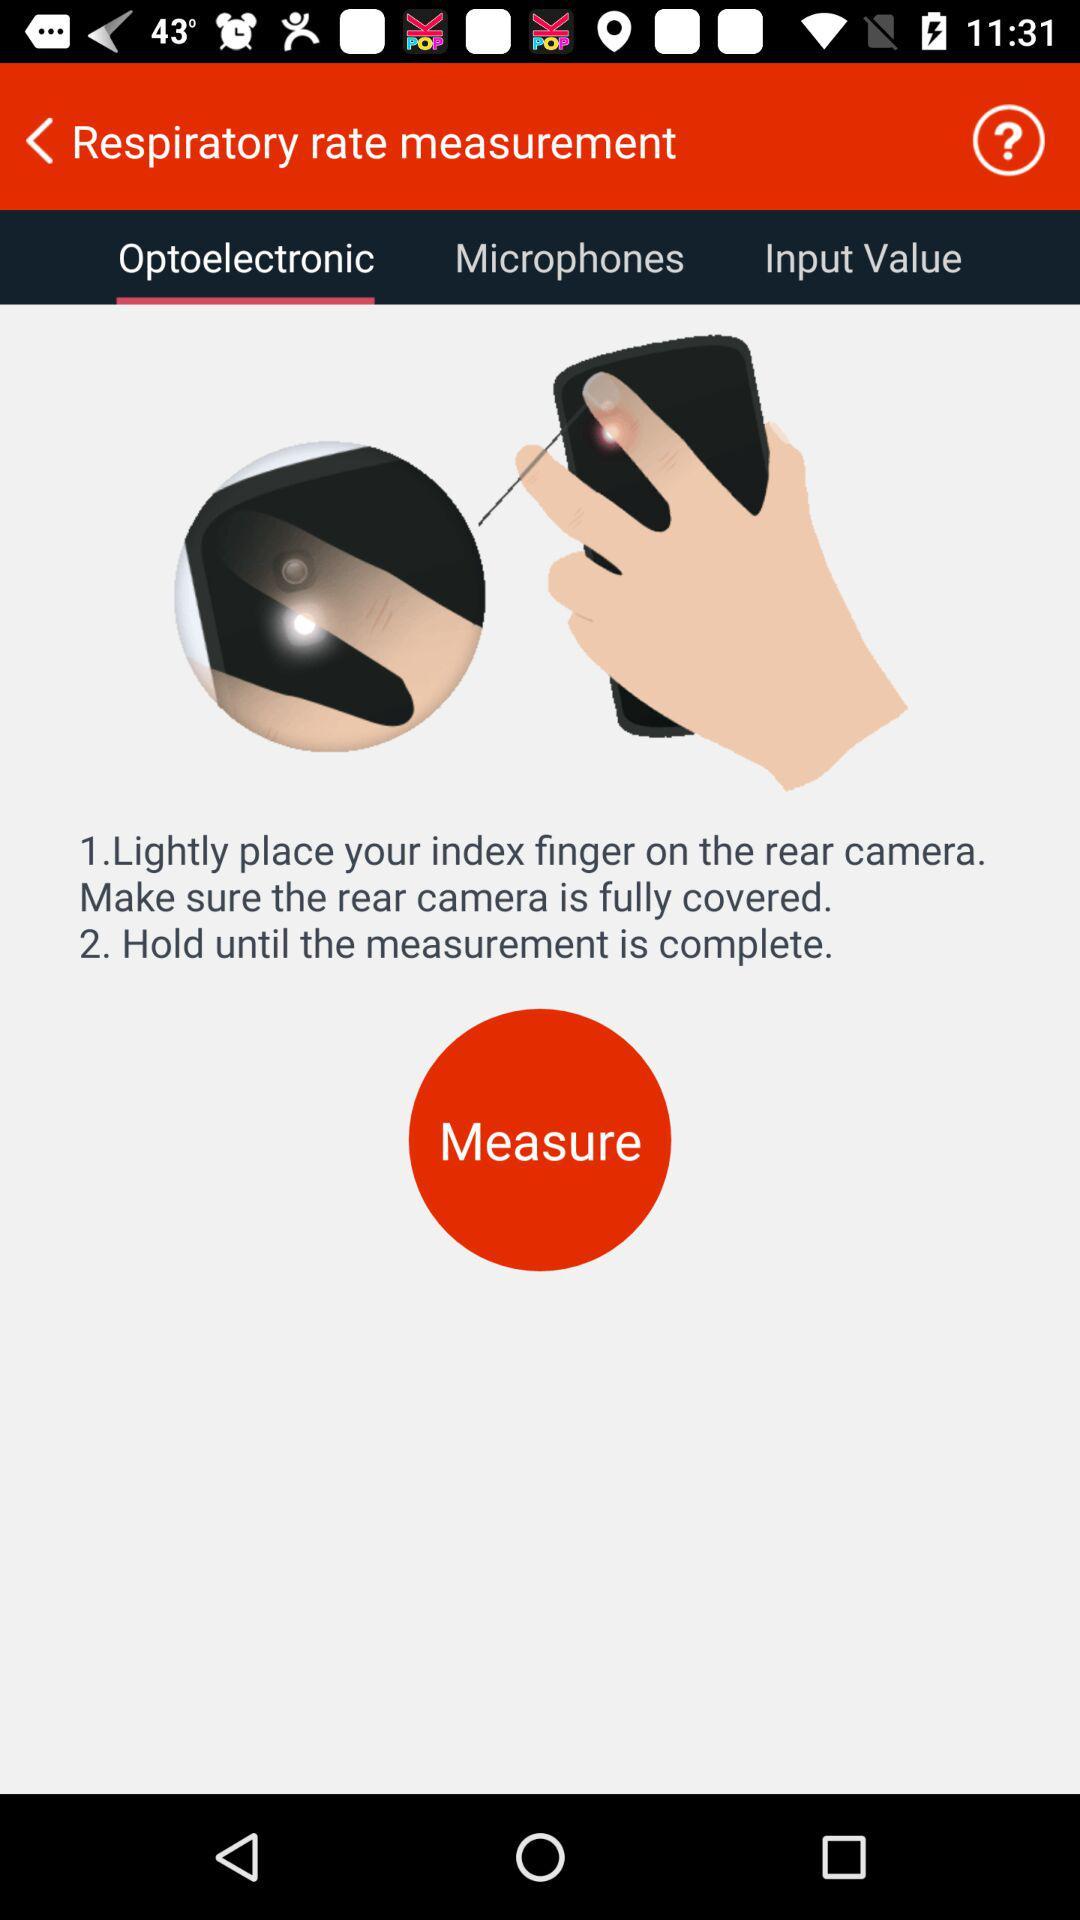 Image resolution: width=1080 pixels, height=1920 pixels. I want to click on input value item, so click(862, 256).